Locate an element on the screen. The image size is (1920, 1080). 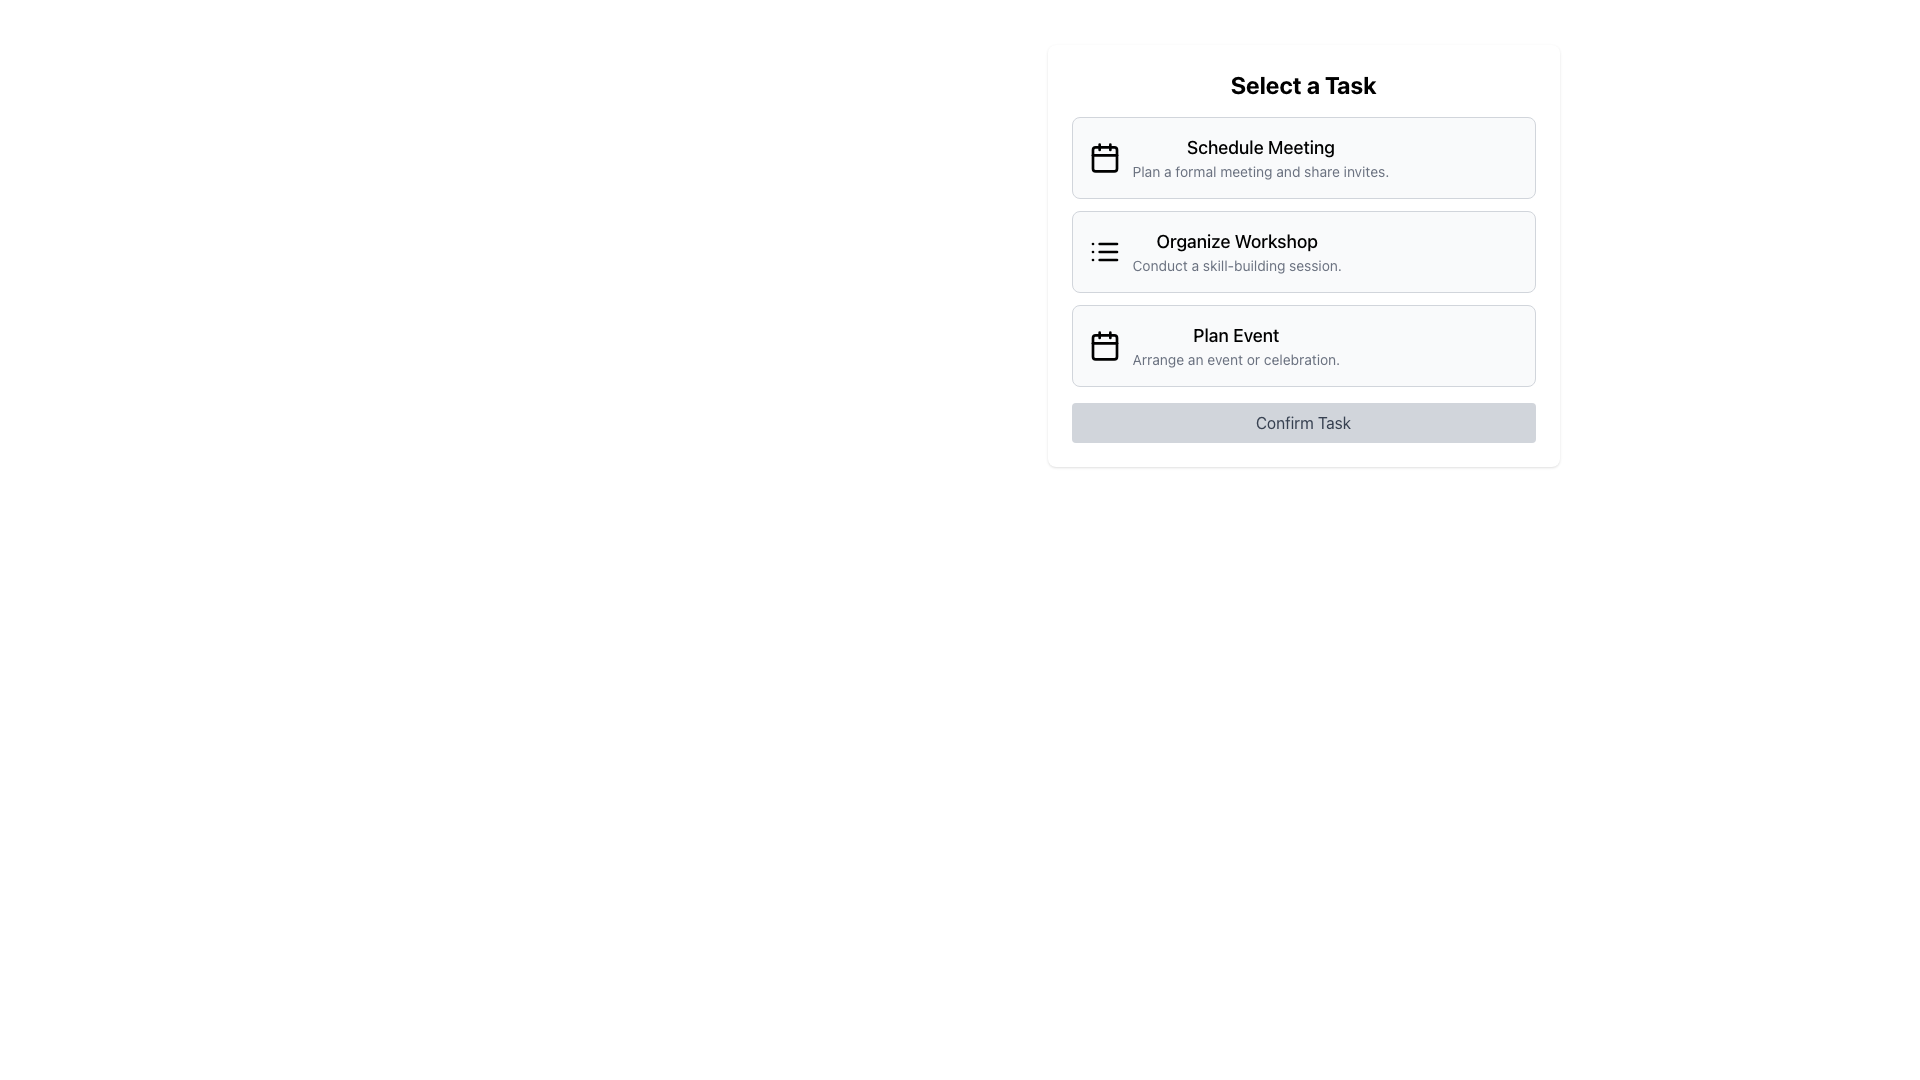
the minimalist calendar icon located in the top-left corner of the 'Schedule Meeting' option in the task selection panel is located at coordinates (1103, 157).